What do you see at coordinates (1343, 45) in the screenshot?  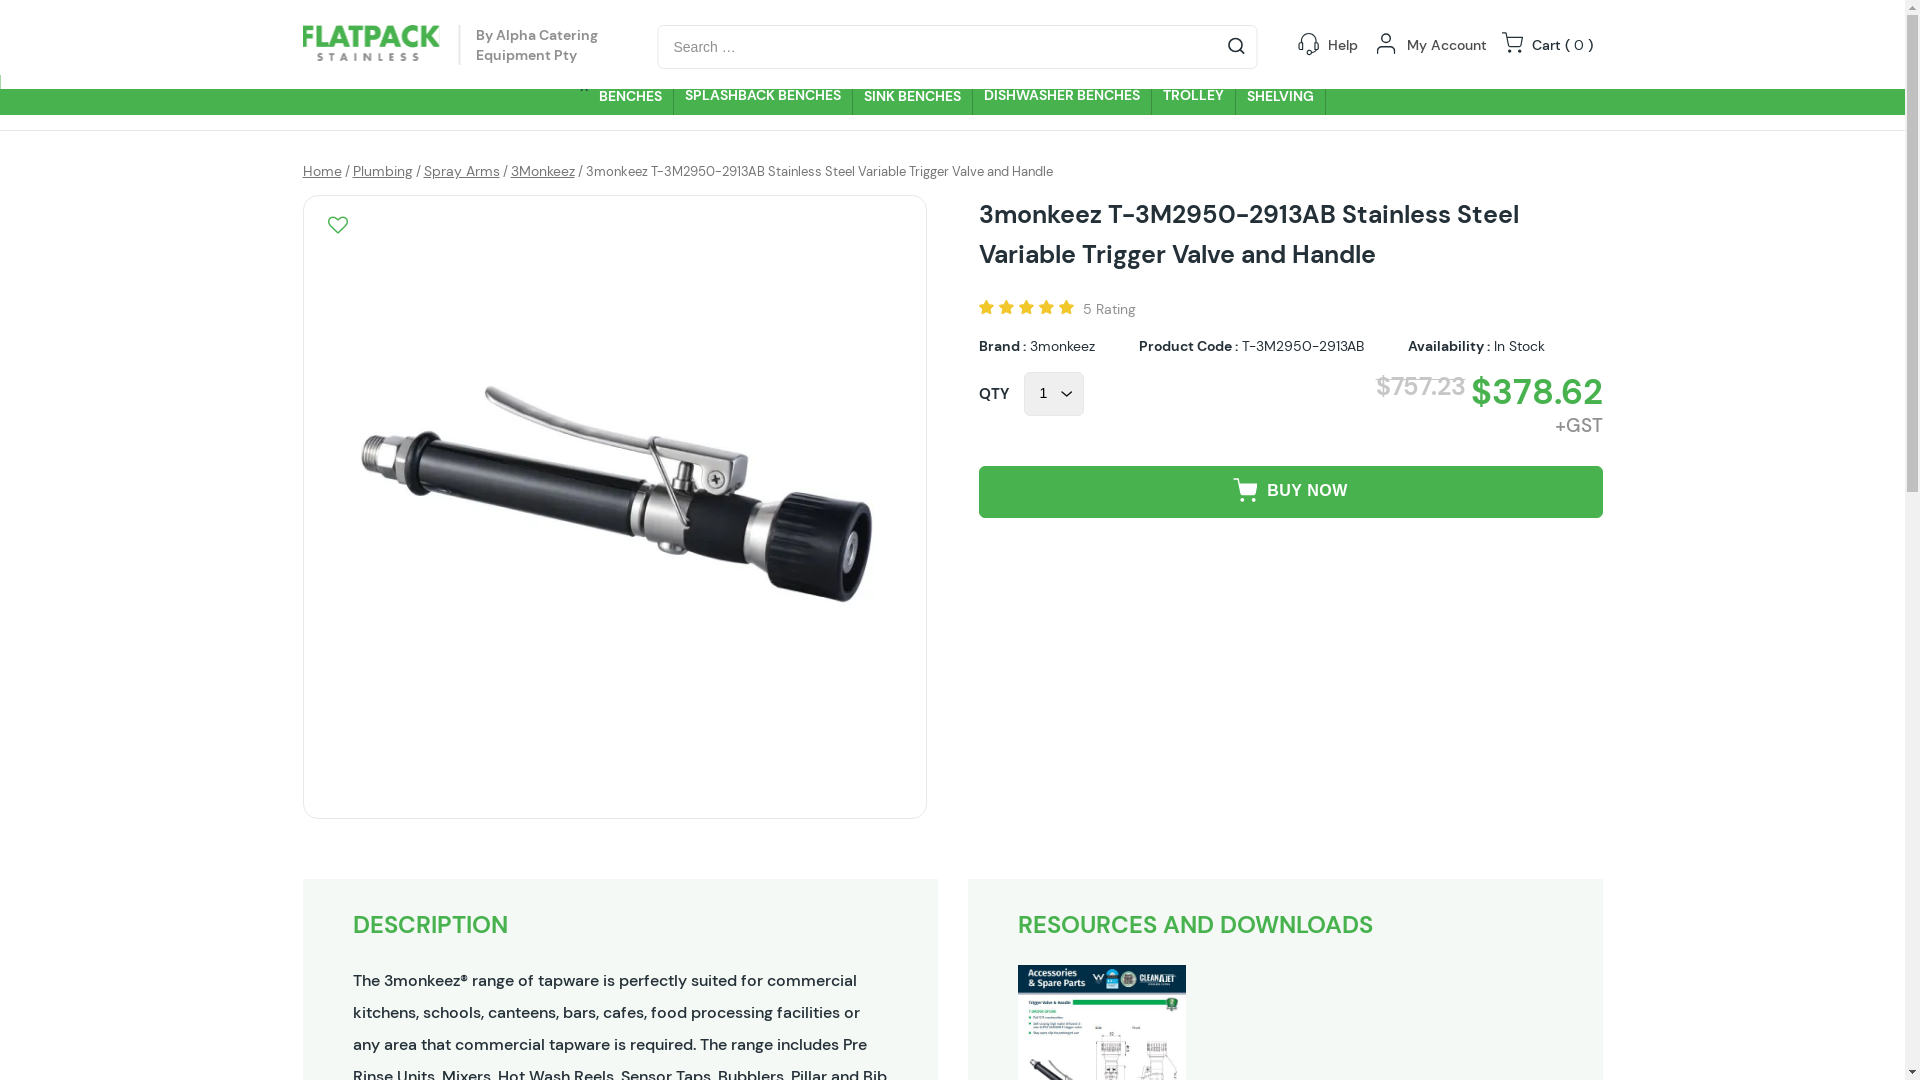 I see `'Help'` at bounding box center [1343, 45].